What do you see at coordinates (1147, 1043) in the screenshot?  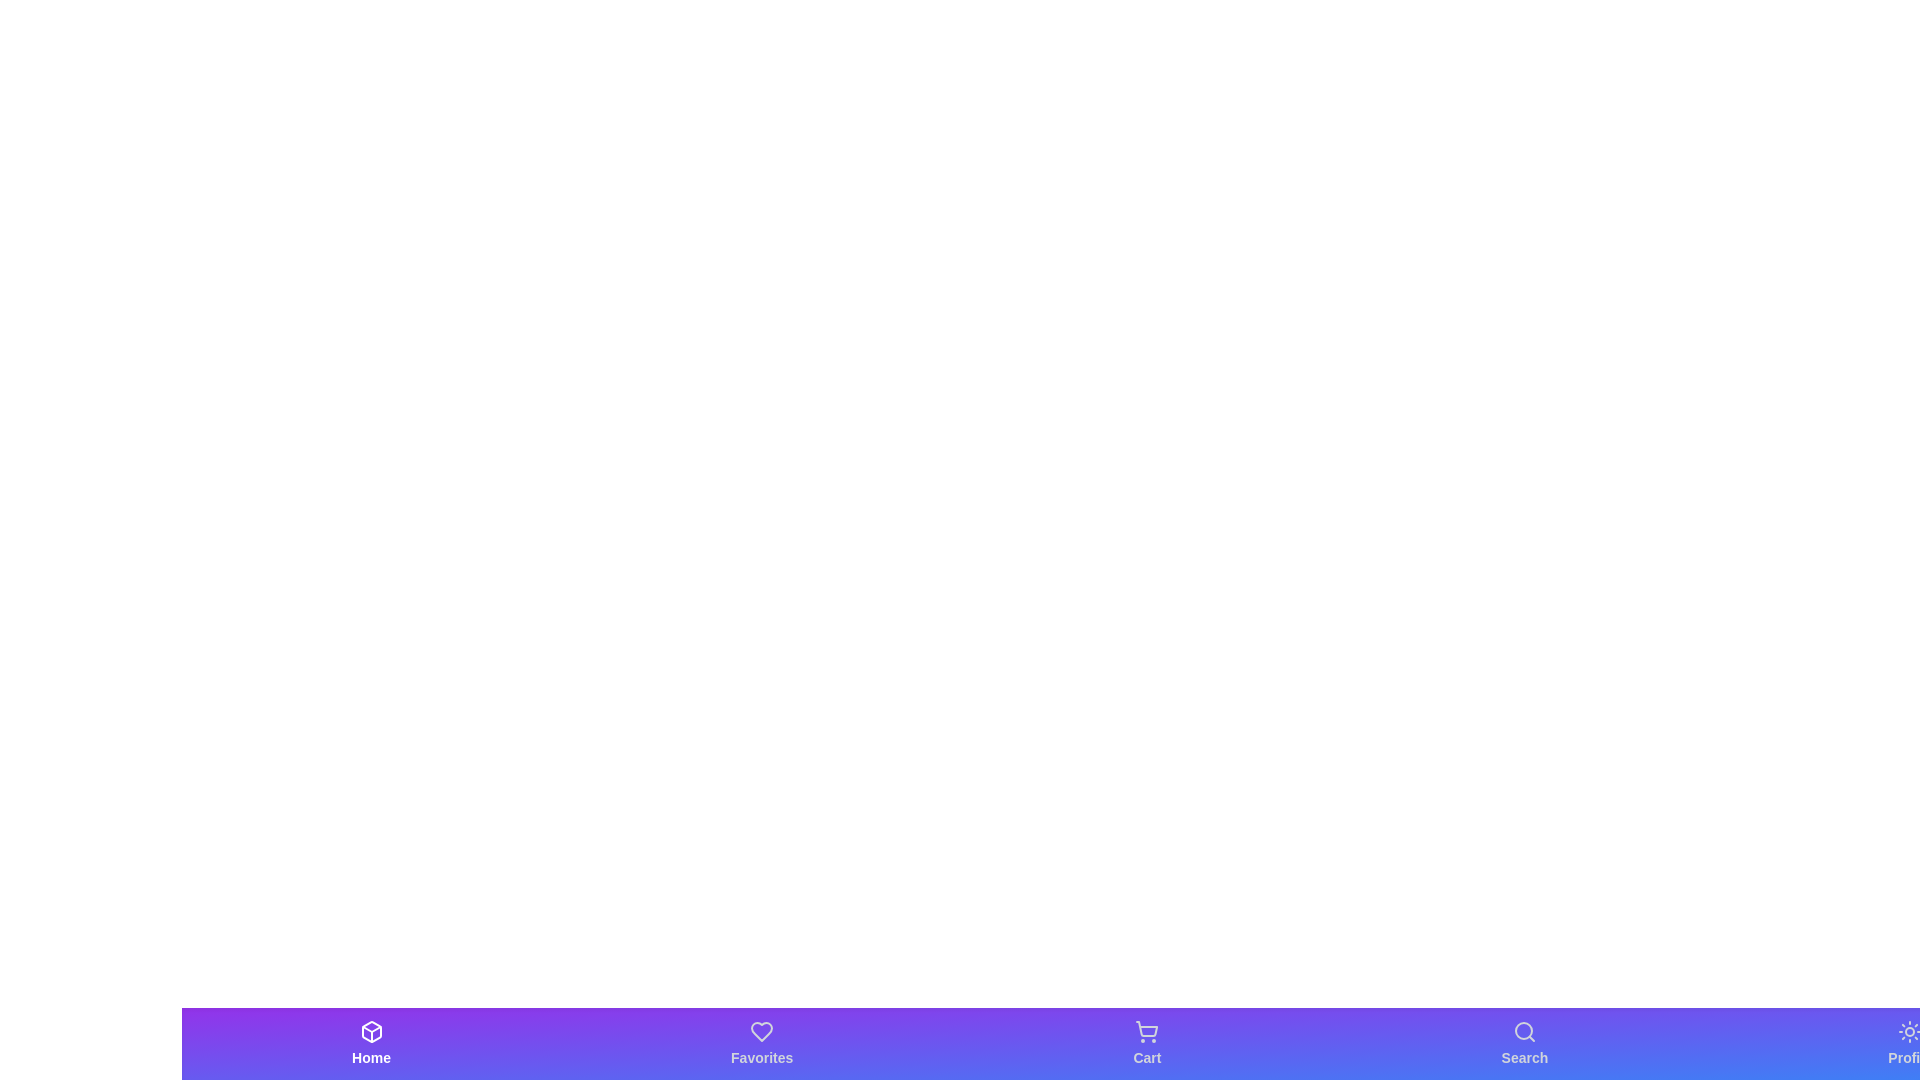 I see `the Cart tab in the bottom bar` at bounding box center [1147, 1043].